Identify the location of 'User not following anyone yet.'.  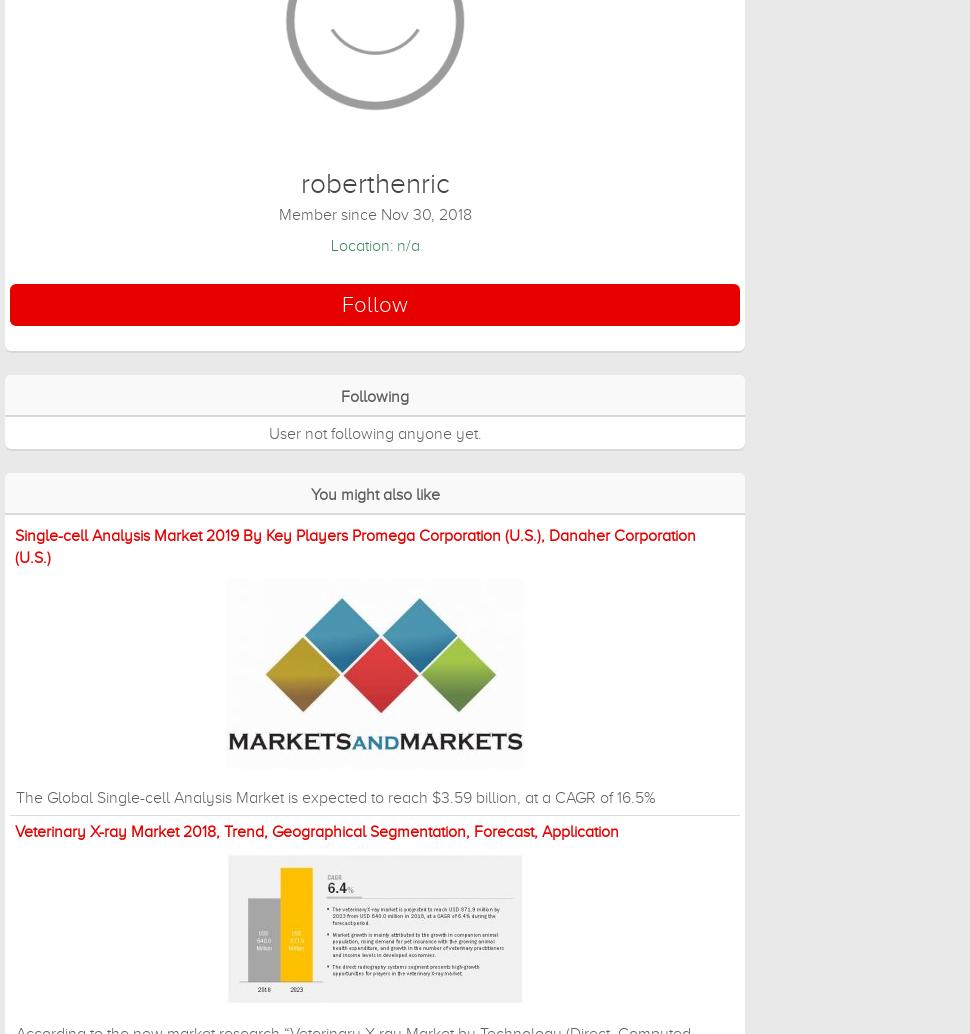
(267, 432).